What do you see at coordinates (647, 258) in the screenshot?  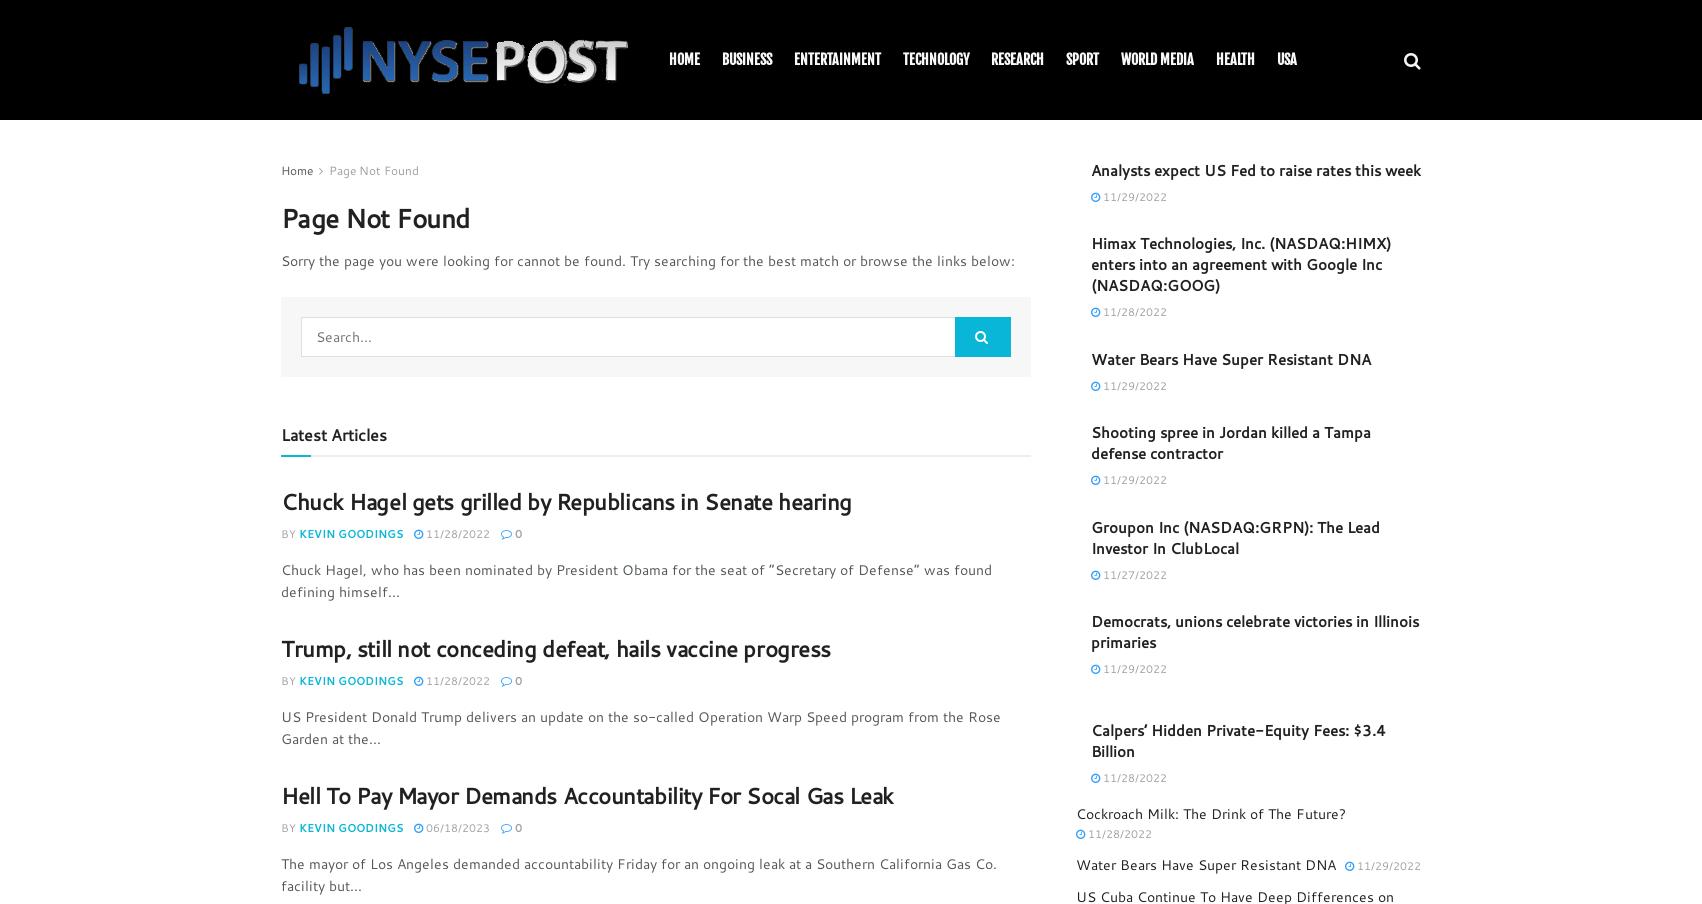 I see `'Sorry the page you were looking for cannot be found. Try searching for the best match or browse the links below:'` at bounding box center [647, 258].